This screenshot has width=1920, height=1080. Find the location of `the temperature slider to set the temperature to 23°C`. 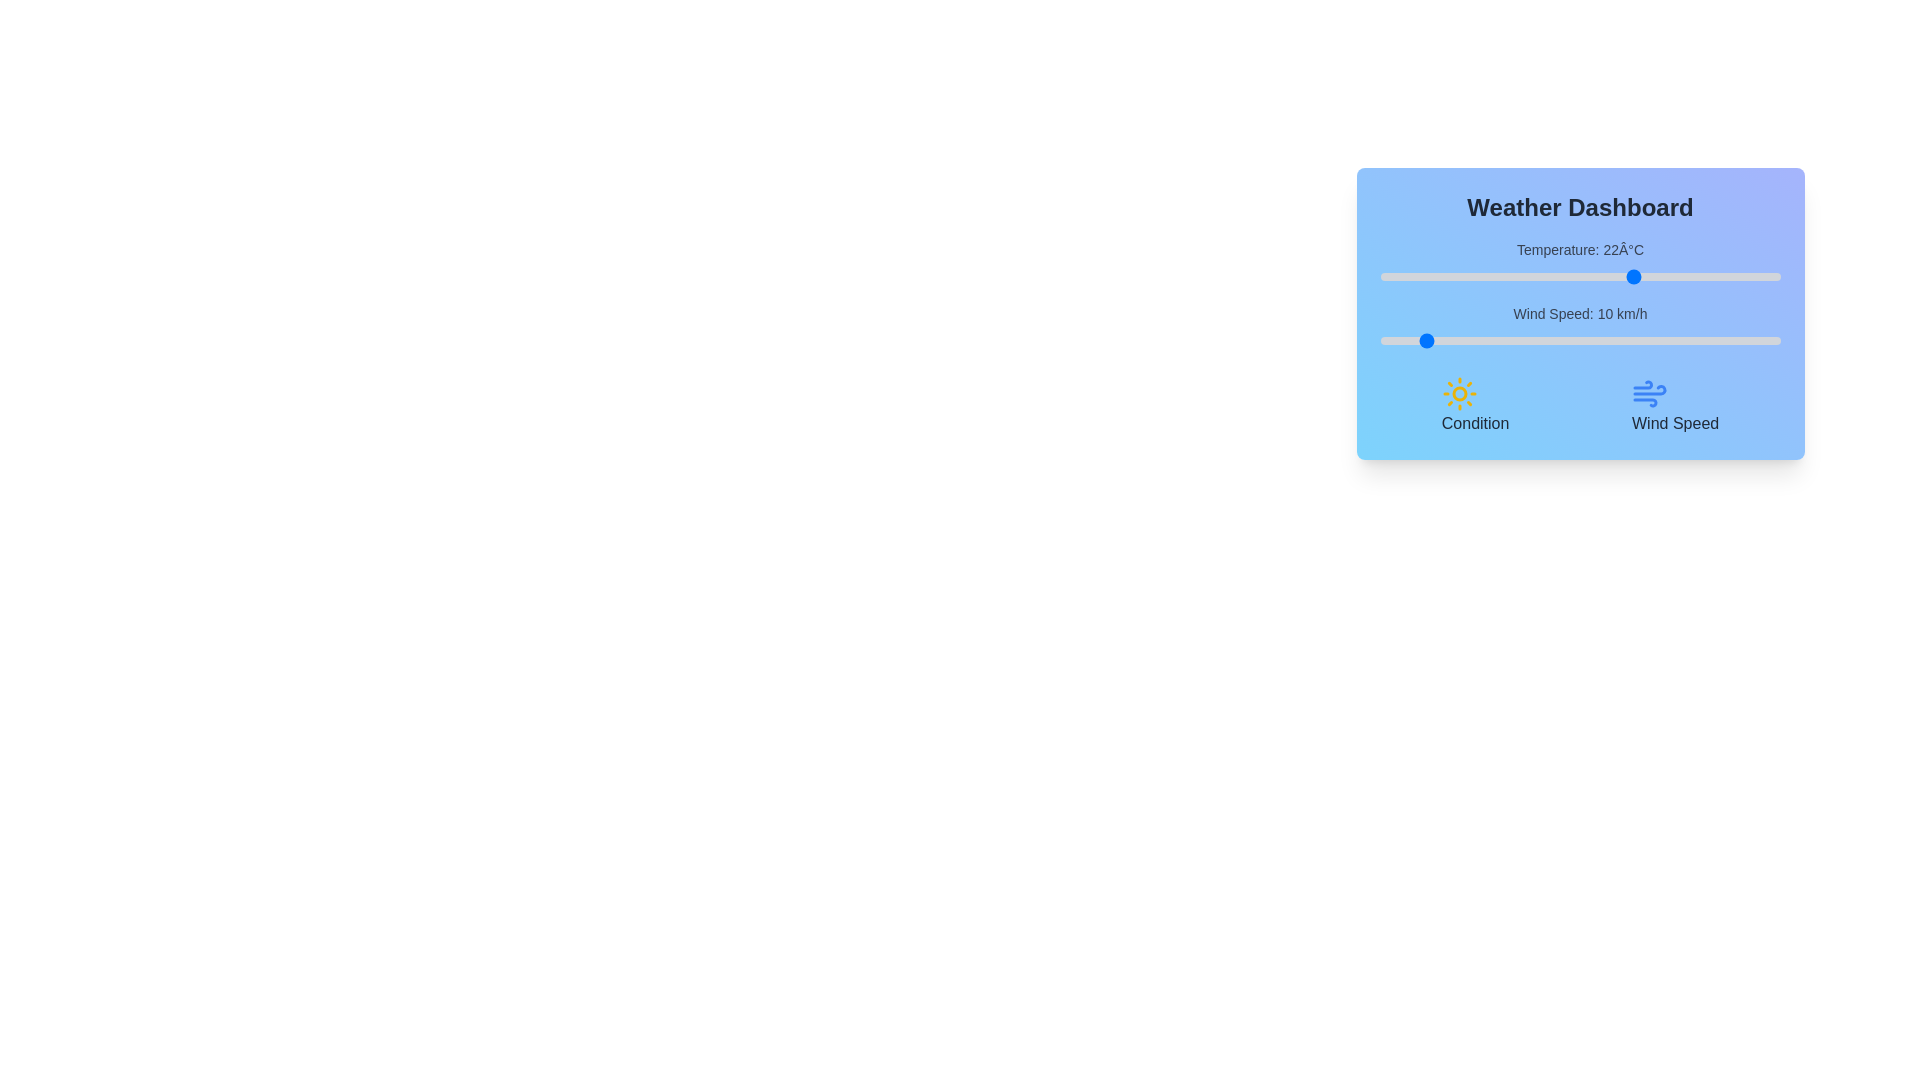

the temperature slider to set the temperature to 23°C is located at coordinates (1644, 277).